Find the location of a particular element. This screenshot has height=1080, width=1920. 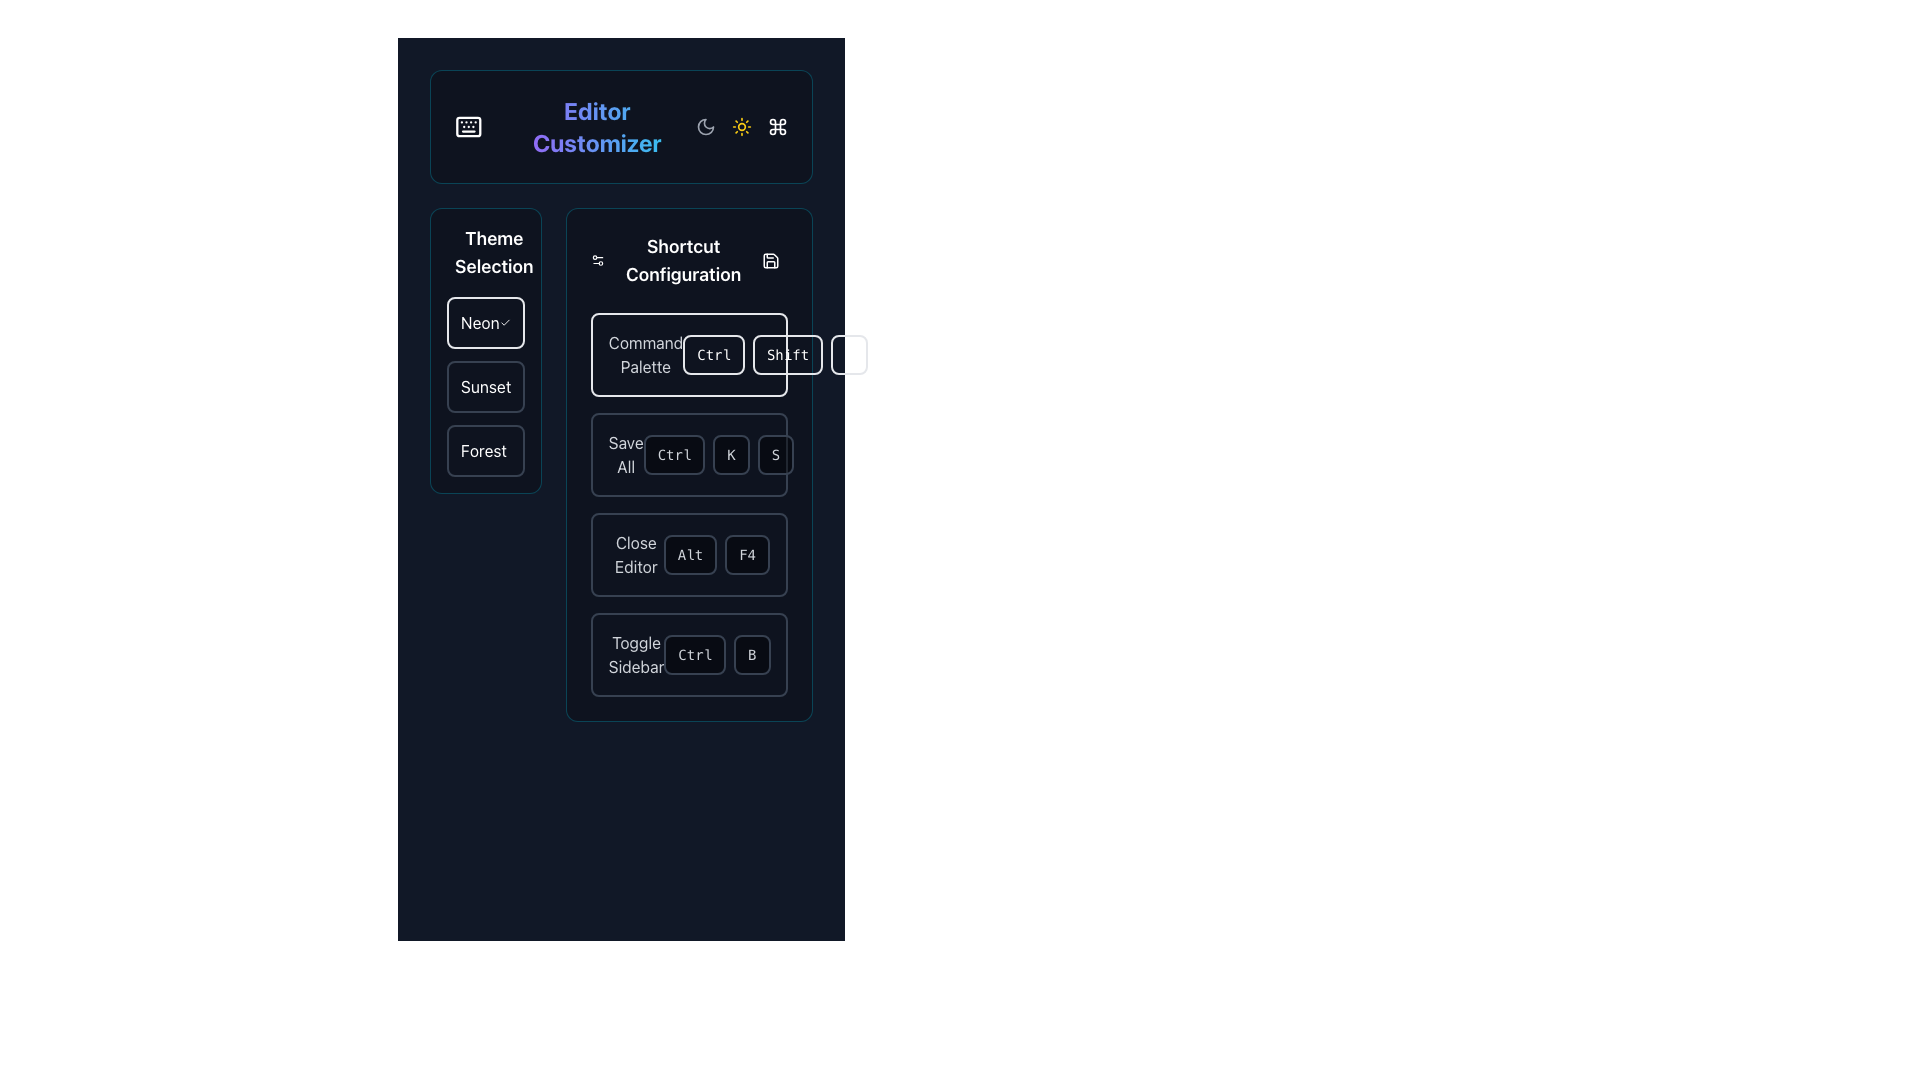

the 'K' key button, which is the second button in the 'Shortcut Configuration' group, as part of the 'Save All' command sequence is located at coordinates (730, 455).